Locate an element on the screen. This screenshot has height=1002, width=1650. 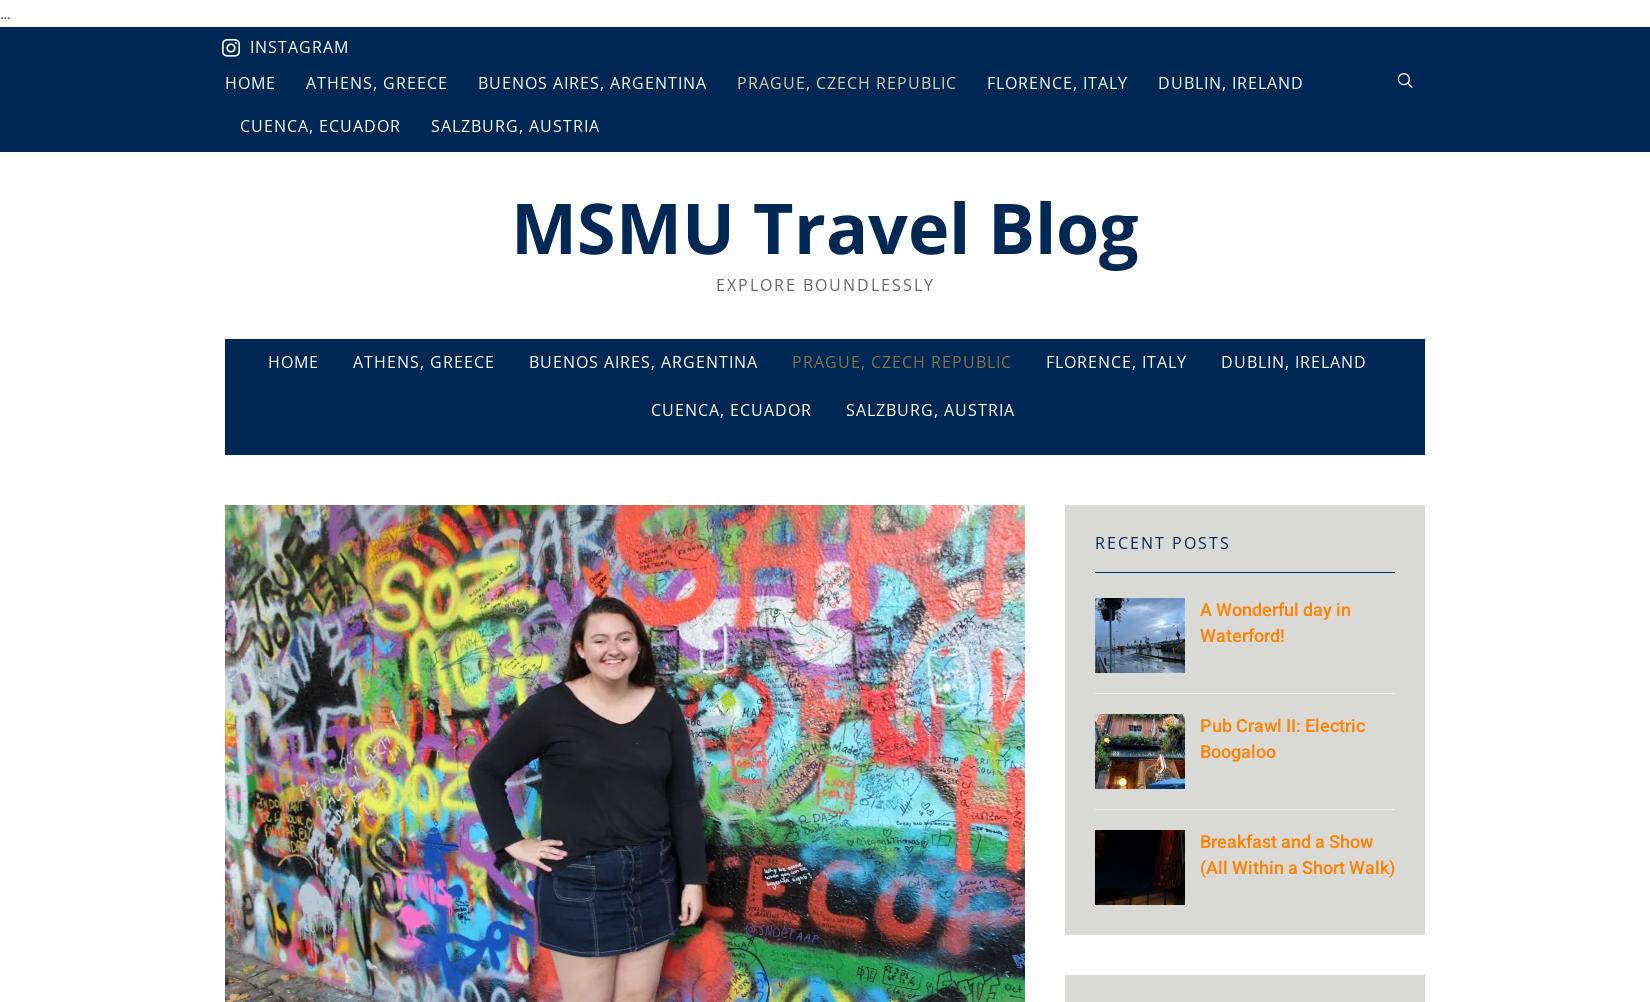
'Cuenca, Ecuador' is located at coordinates (729, 409).